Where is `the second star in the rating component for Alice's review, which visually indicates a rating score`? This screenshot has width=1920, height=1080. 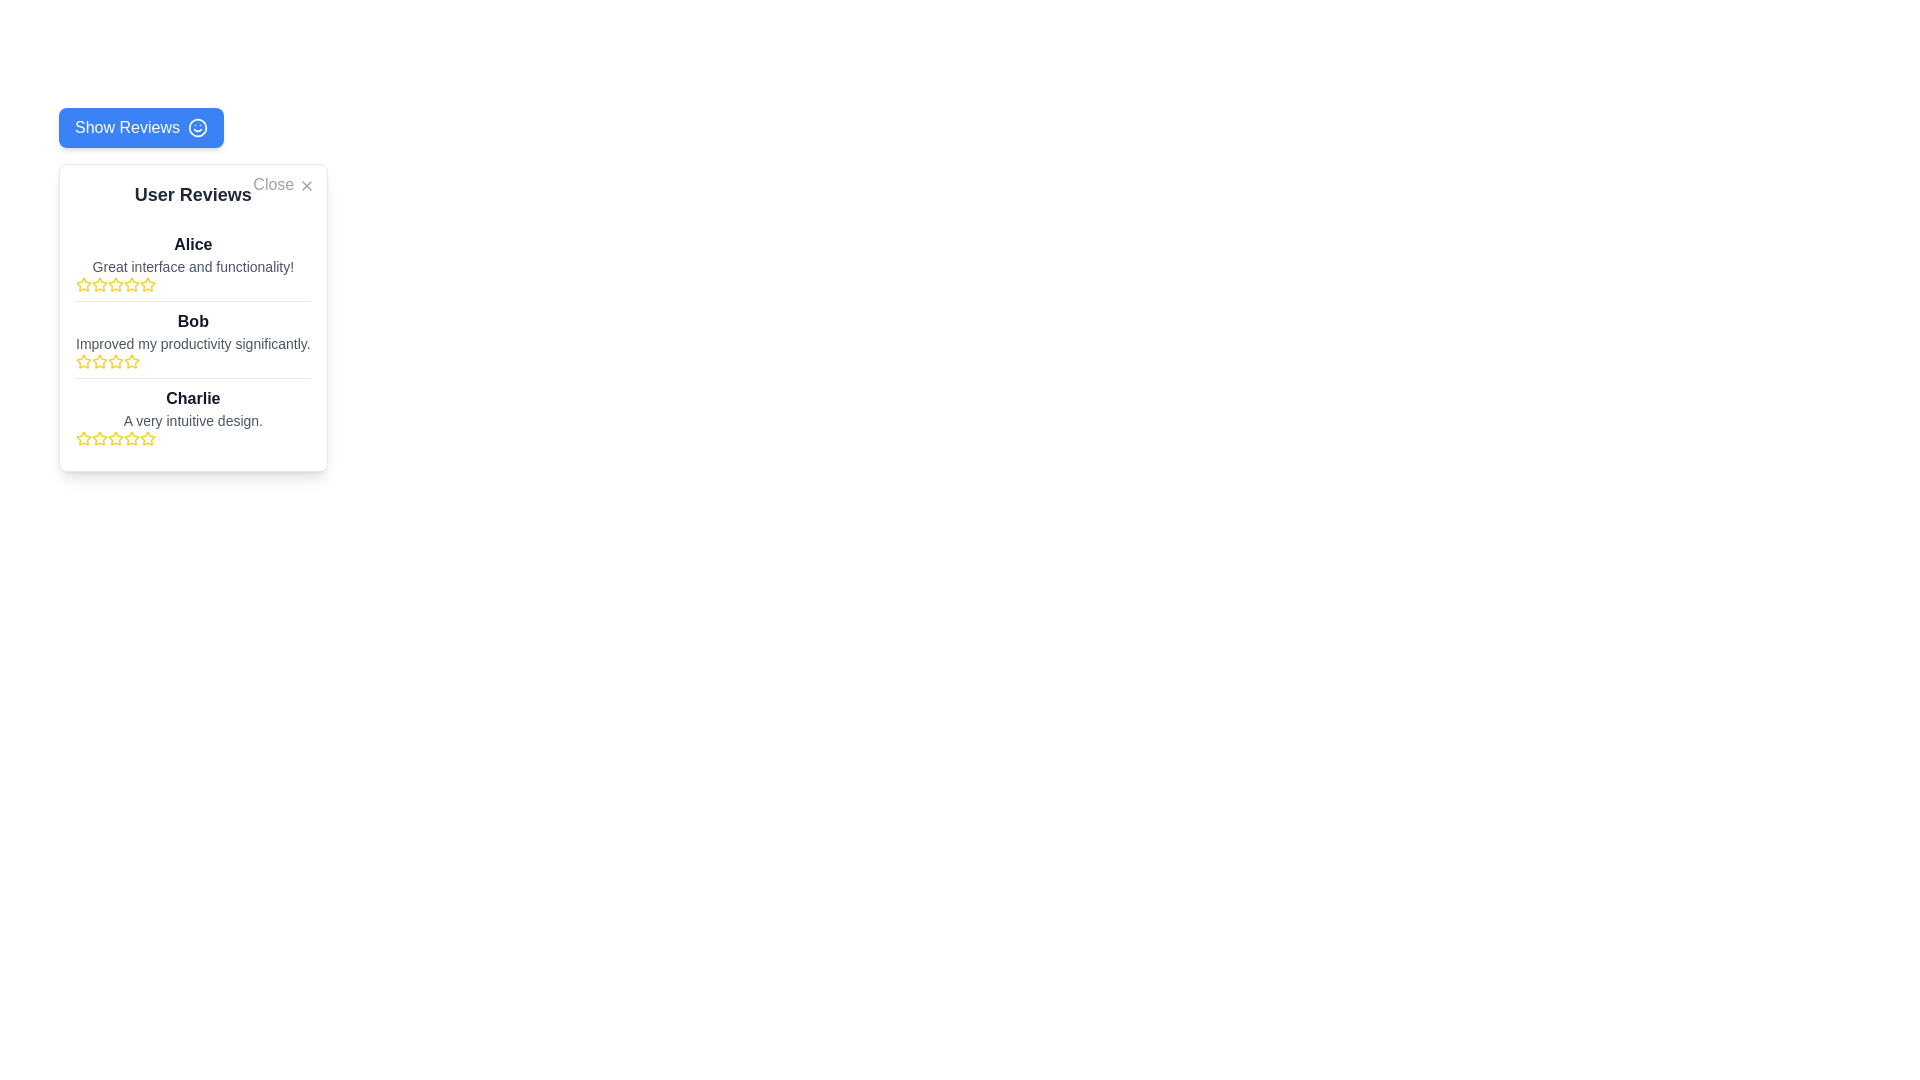
the second star in the rating component for Alice's review, which visually indicates a rating score is located at coordinates (99, 285).